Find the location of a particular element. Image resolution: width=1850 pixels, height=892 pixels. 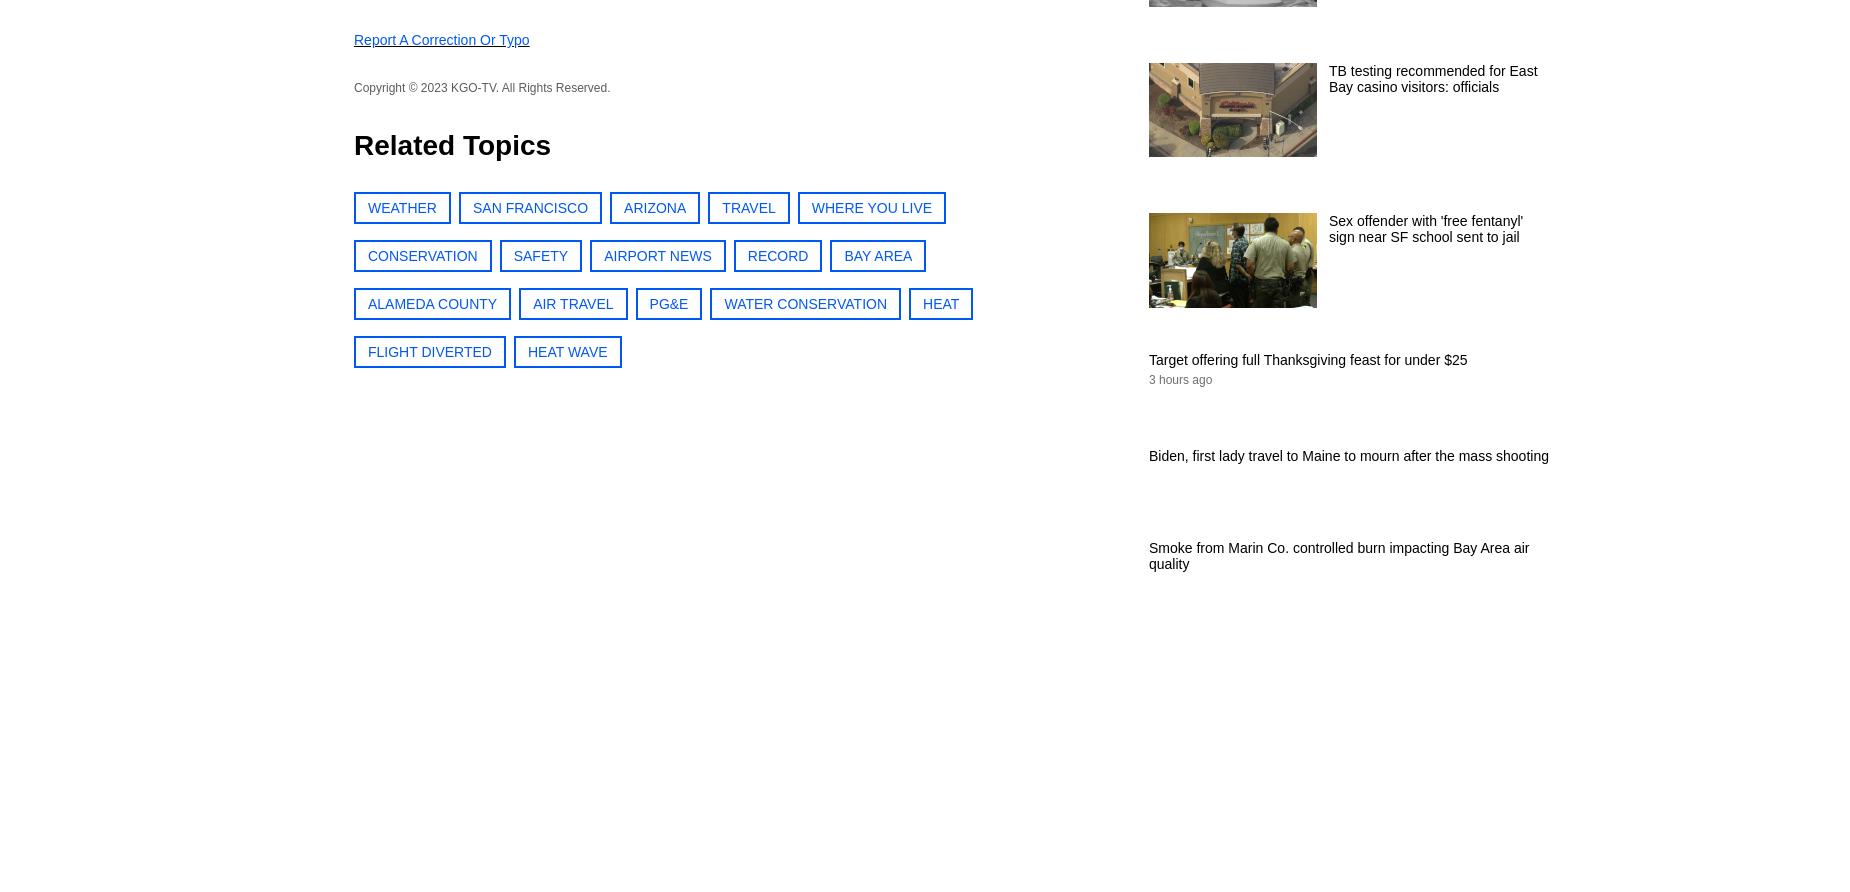

'HEAT WAVE' is located at coordinates (567, 350).